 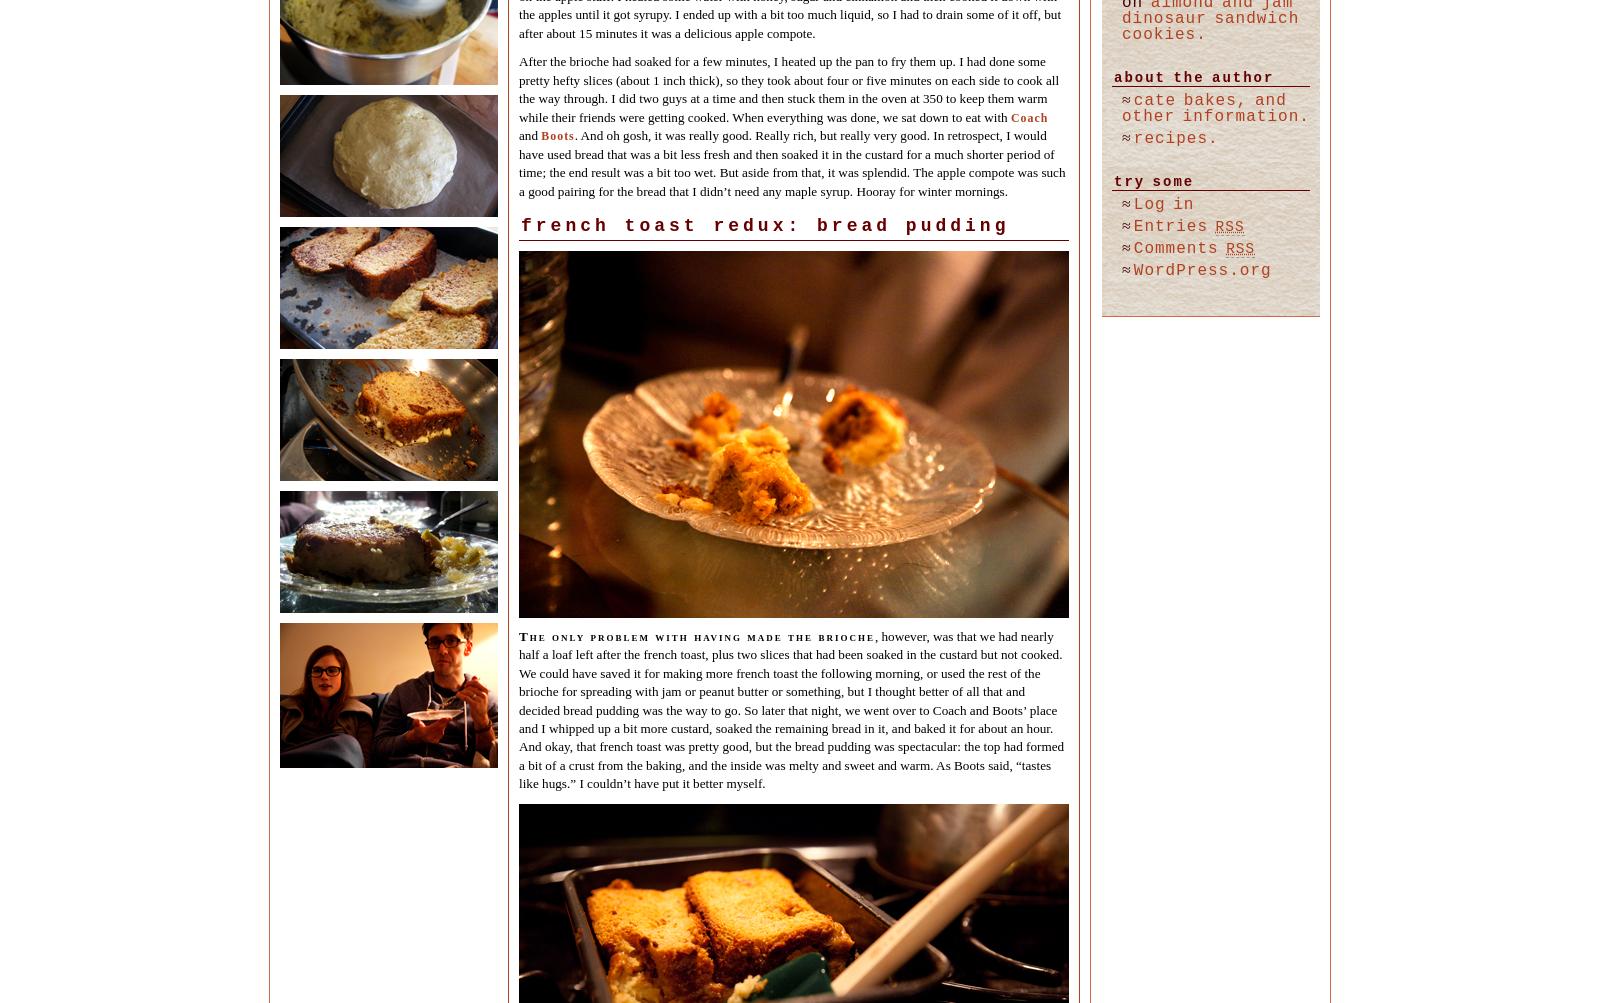 What do you see at coordinates (1200, 271) in the screenshot?
I see `'WordPress.org'` at bounding box center [1200, 271].